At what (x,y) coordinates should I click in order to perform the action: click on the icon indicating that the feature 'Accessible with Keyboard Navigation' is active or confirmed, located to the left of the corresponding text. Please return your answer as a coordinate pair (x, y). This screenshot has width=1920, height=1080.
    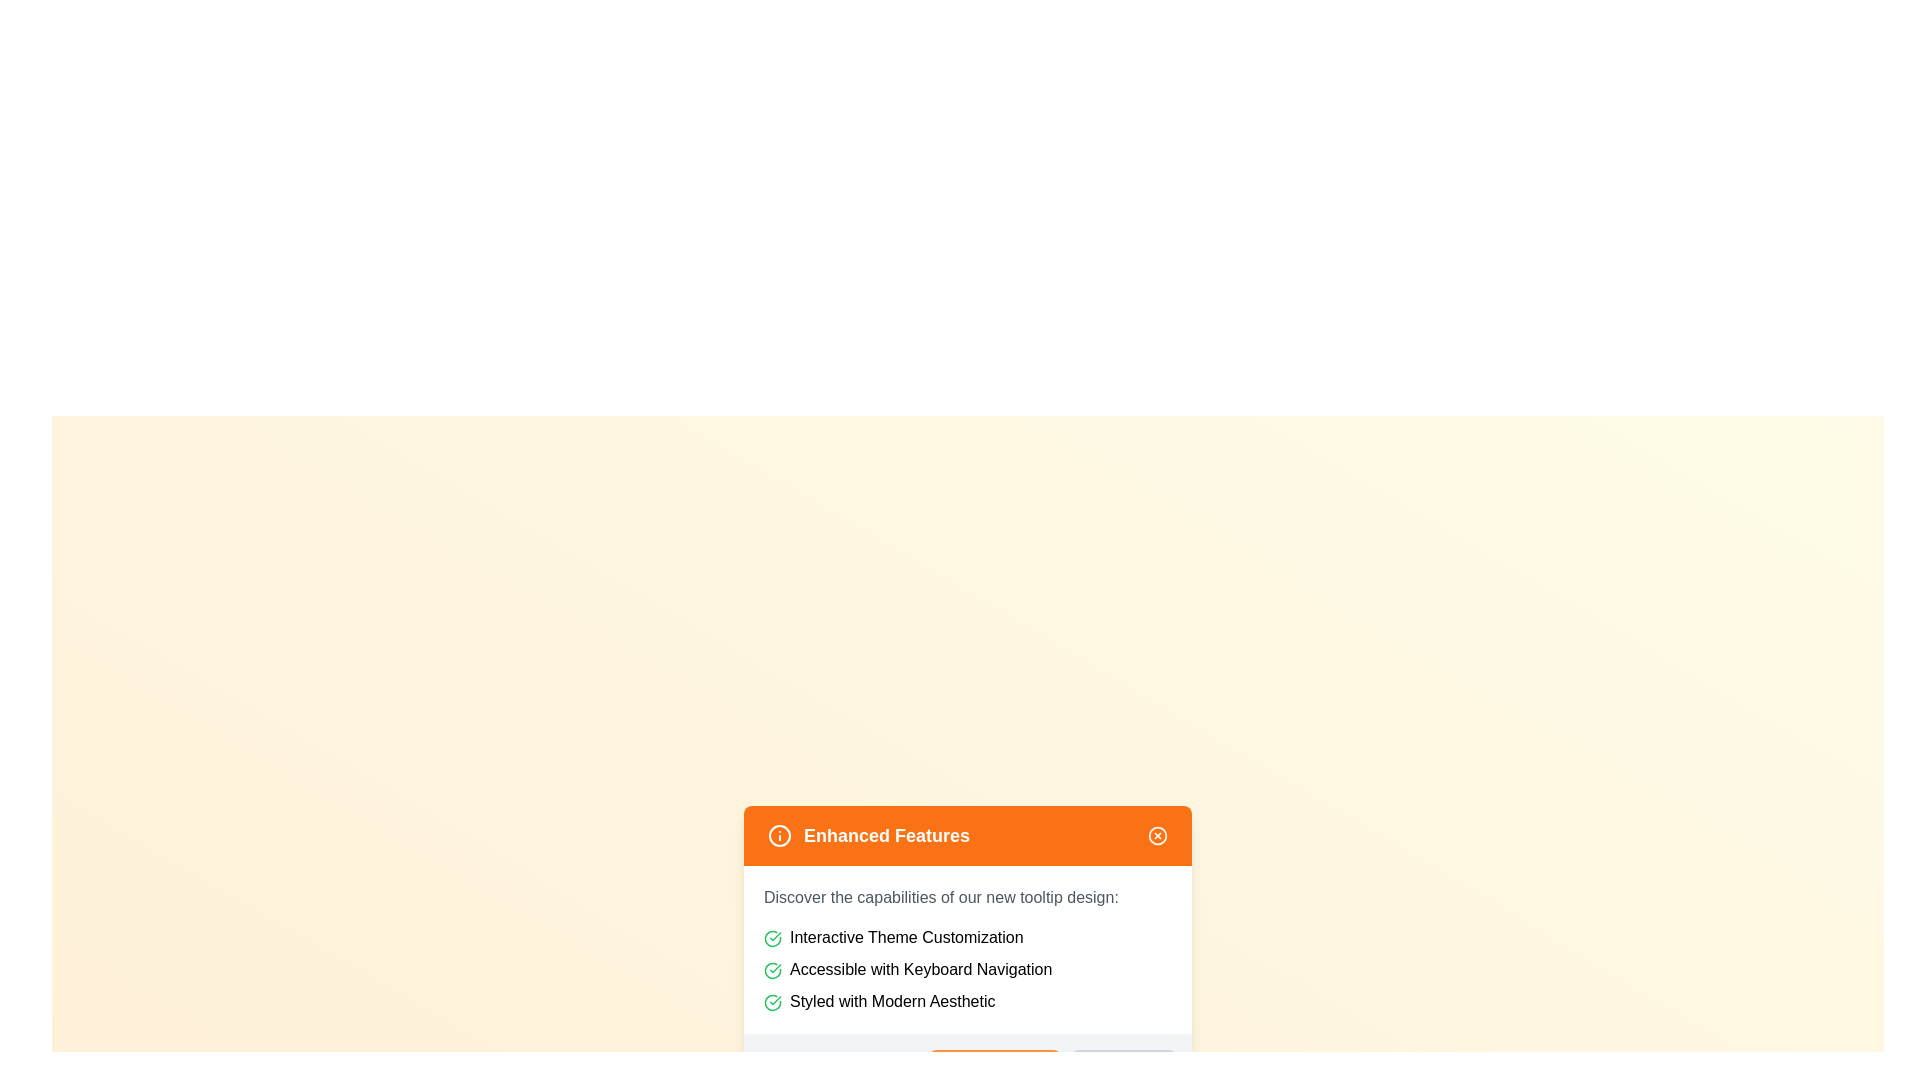
    Looking at the image, I should click on (771, 968).